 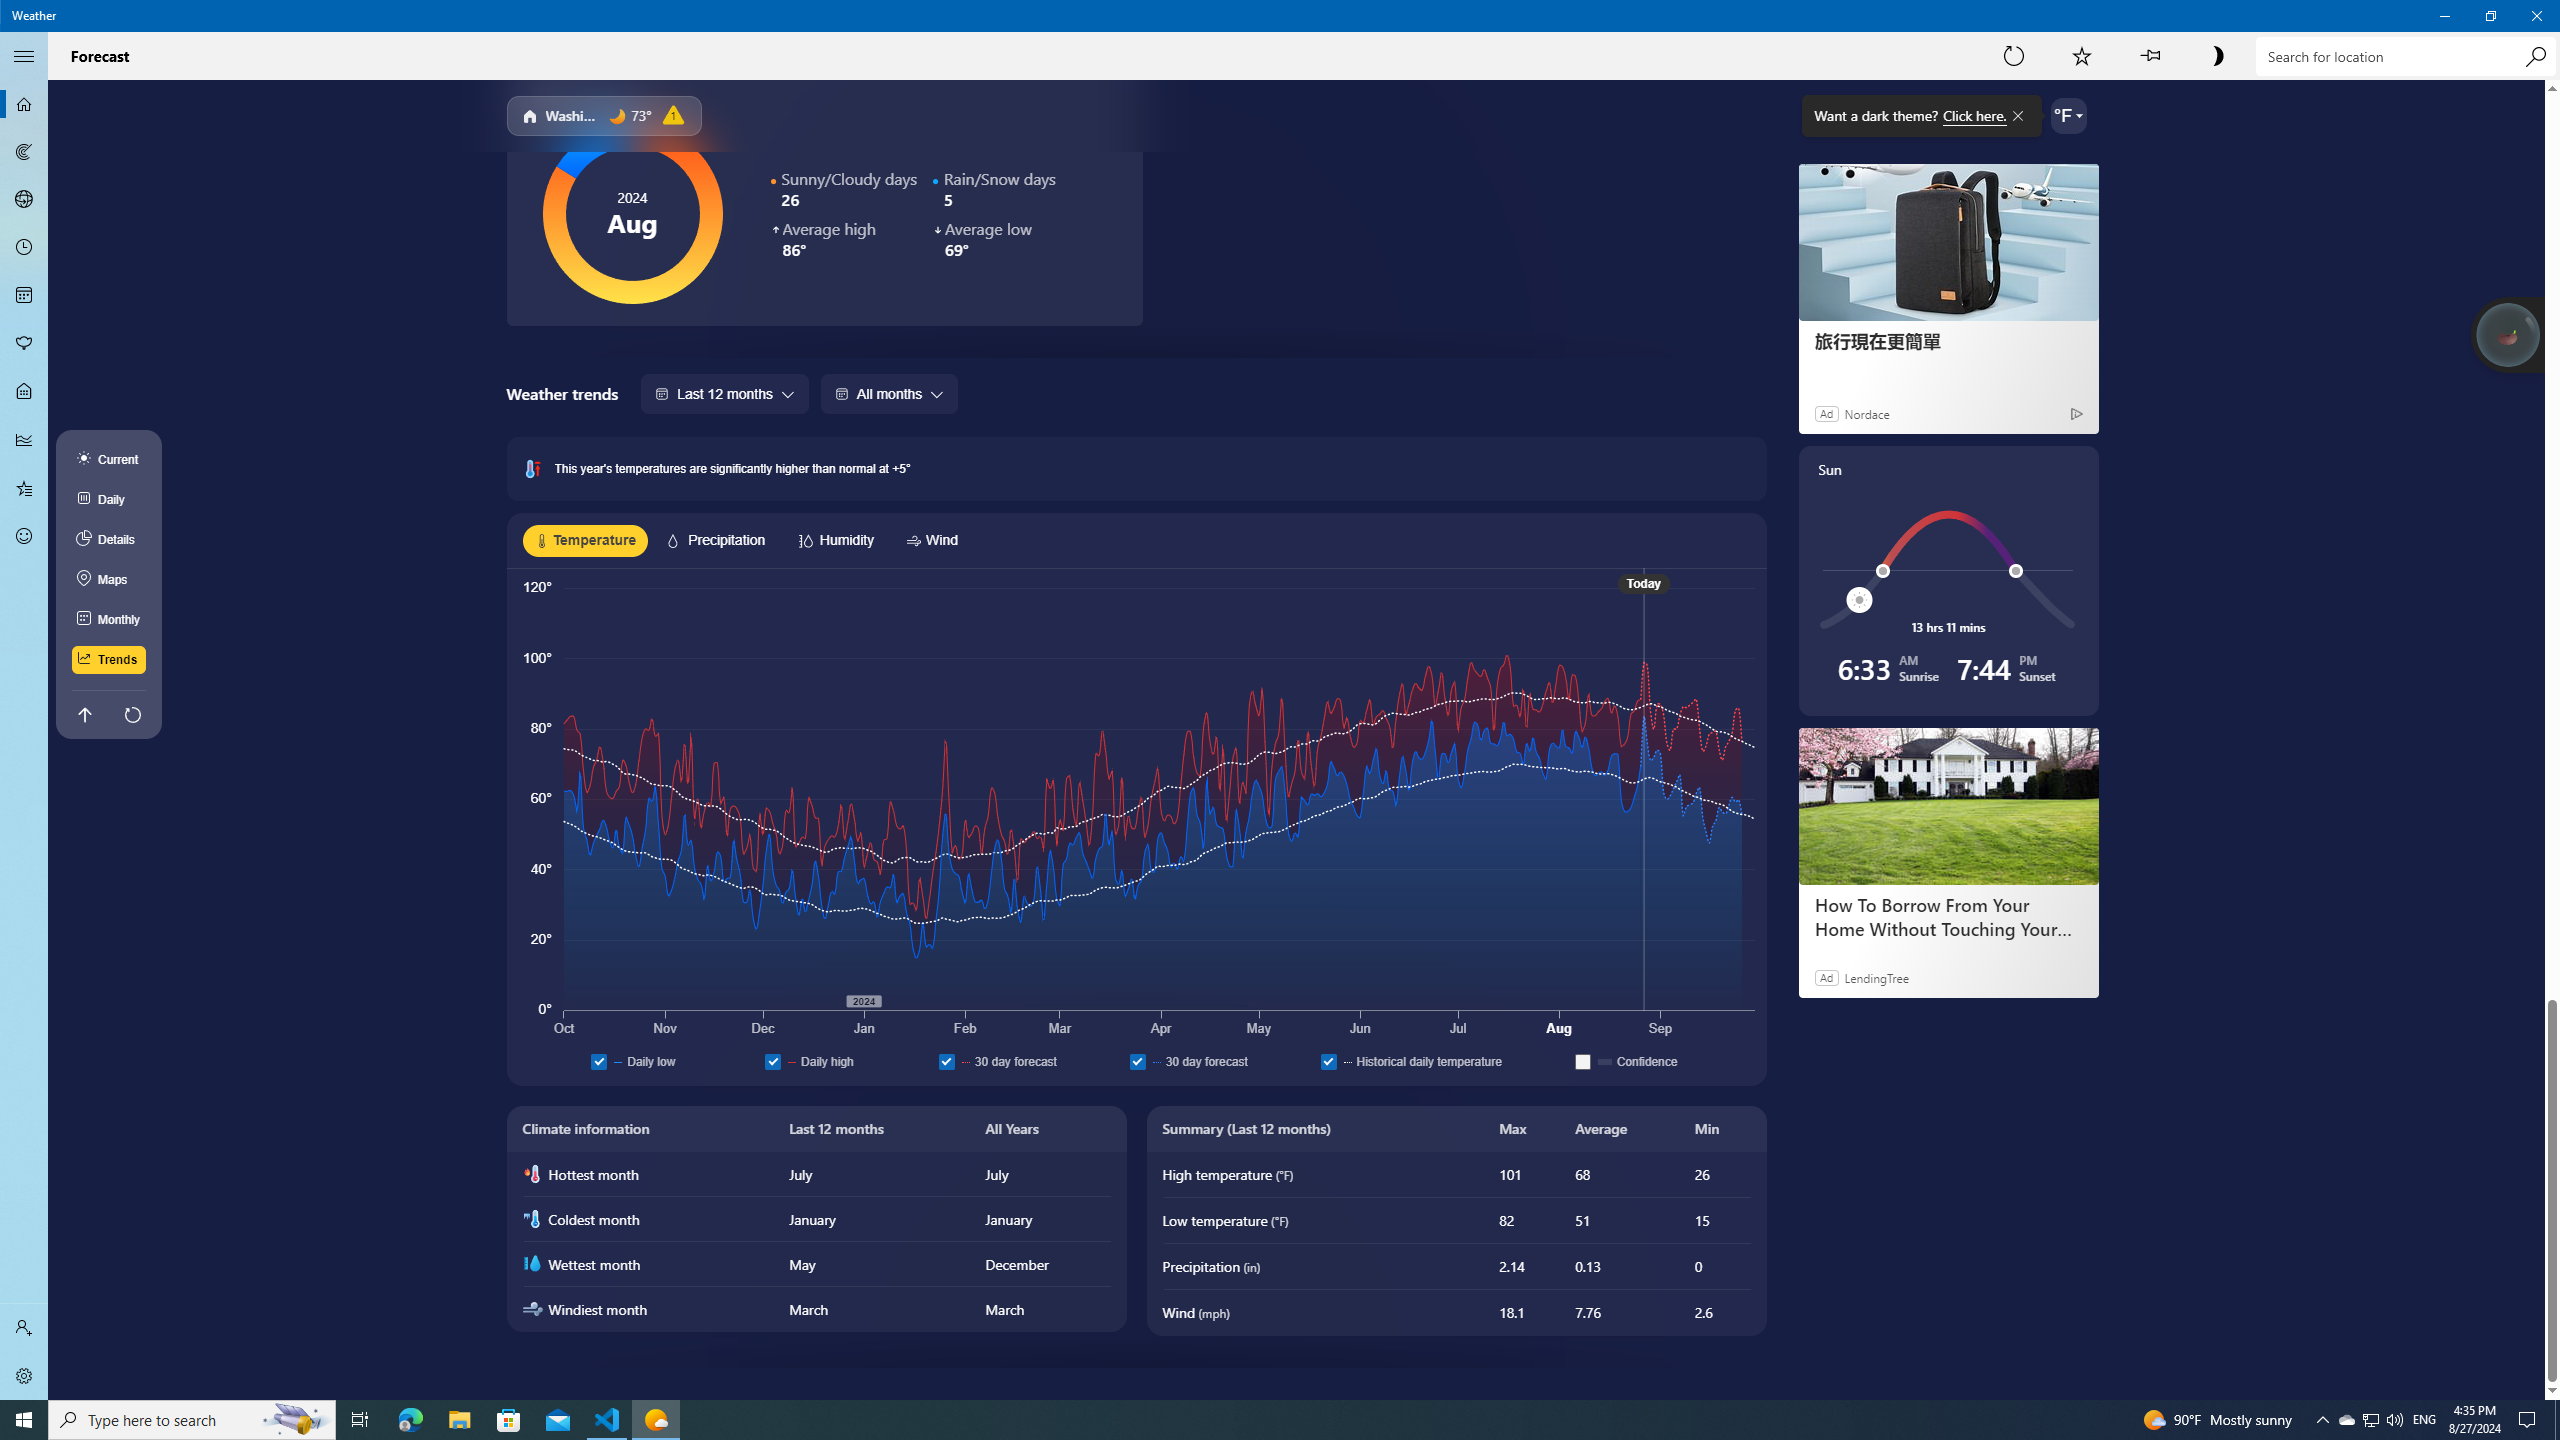 What do you see at coordinates (2535, 55) in the screenshot?
I see `'Search'` at bounding box center [2535, 55].